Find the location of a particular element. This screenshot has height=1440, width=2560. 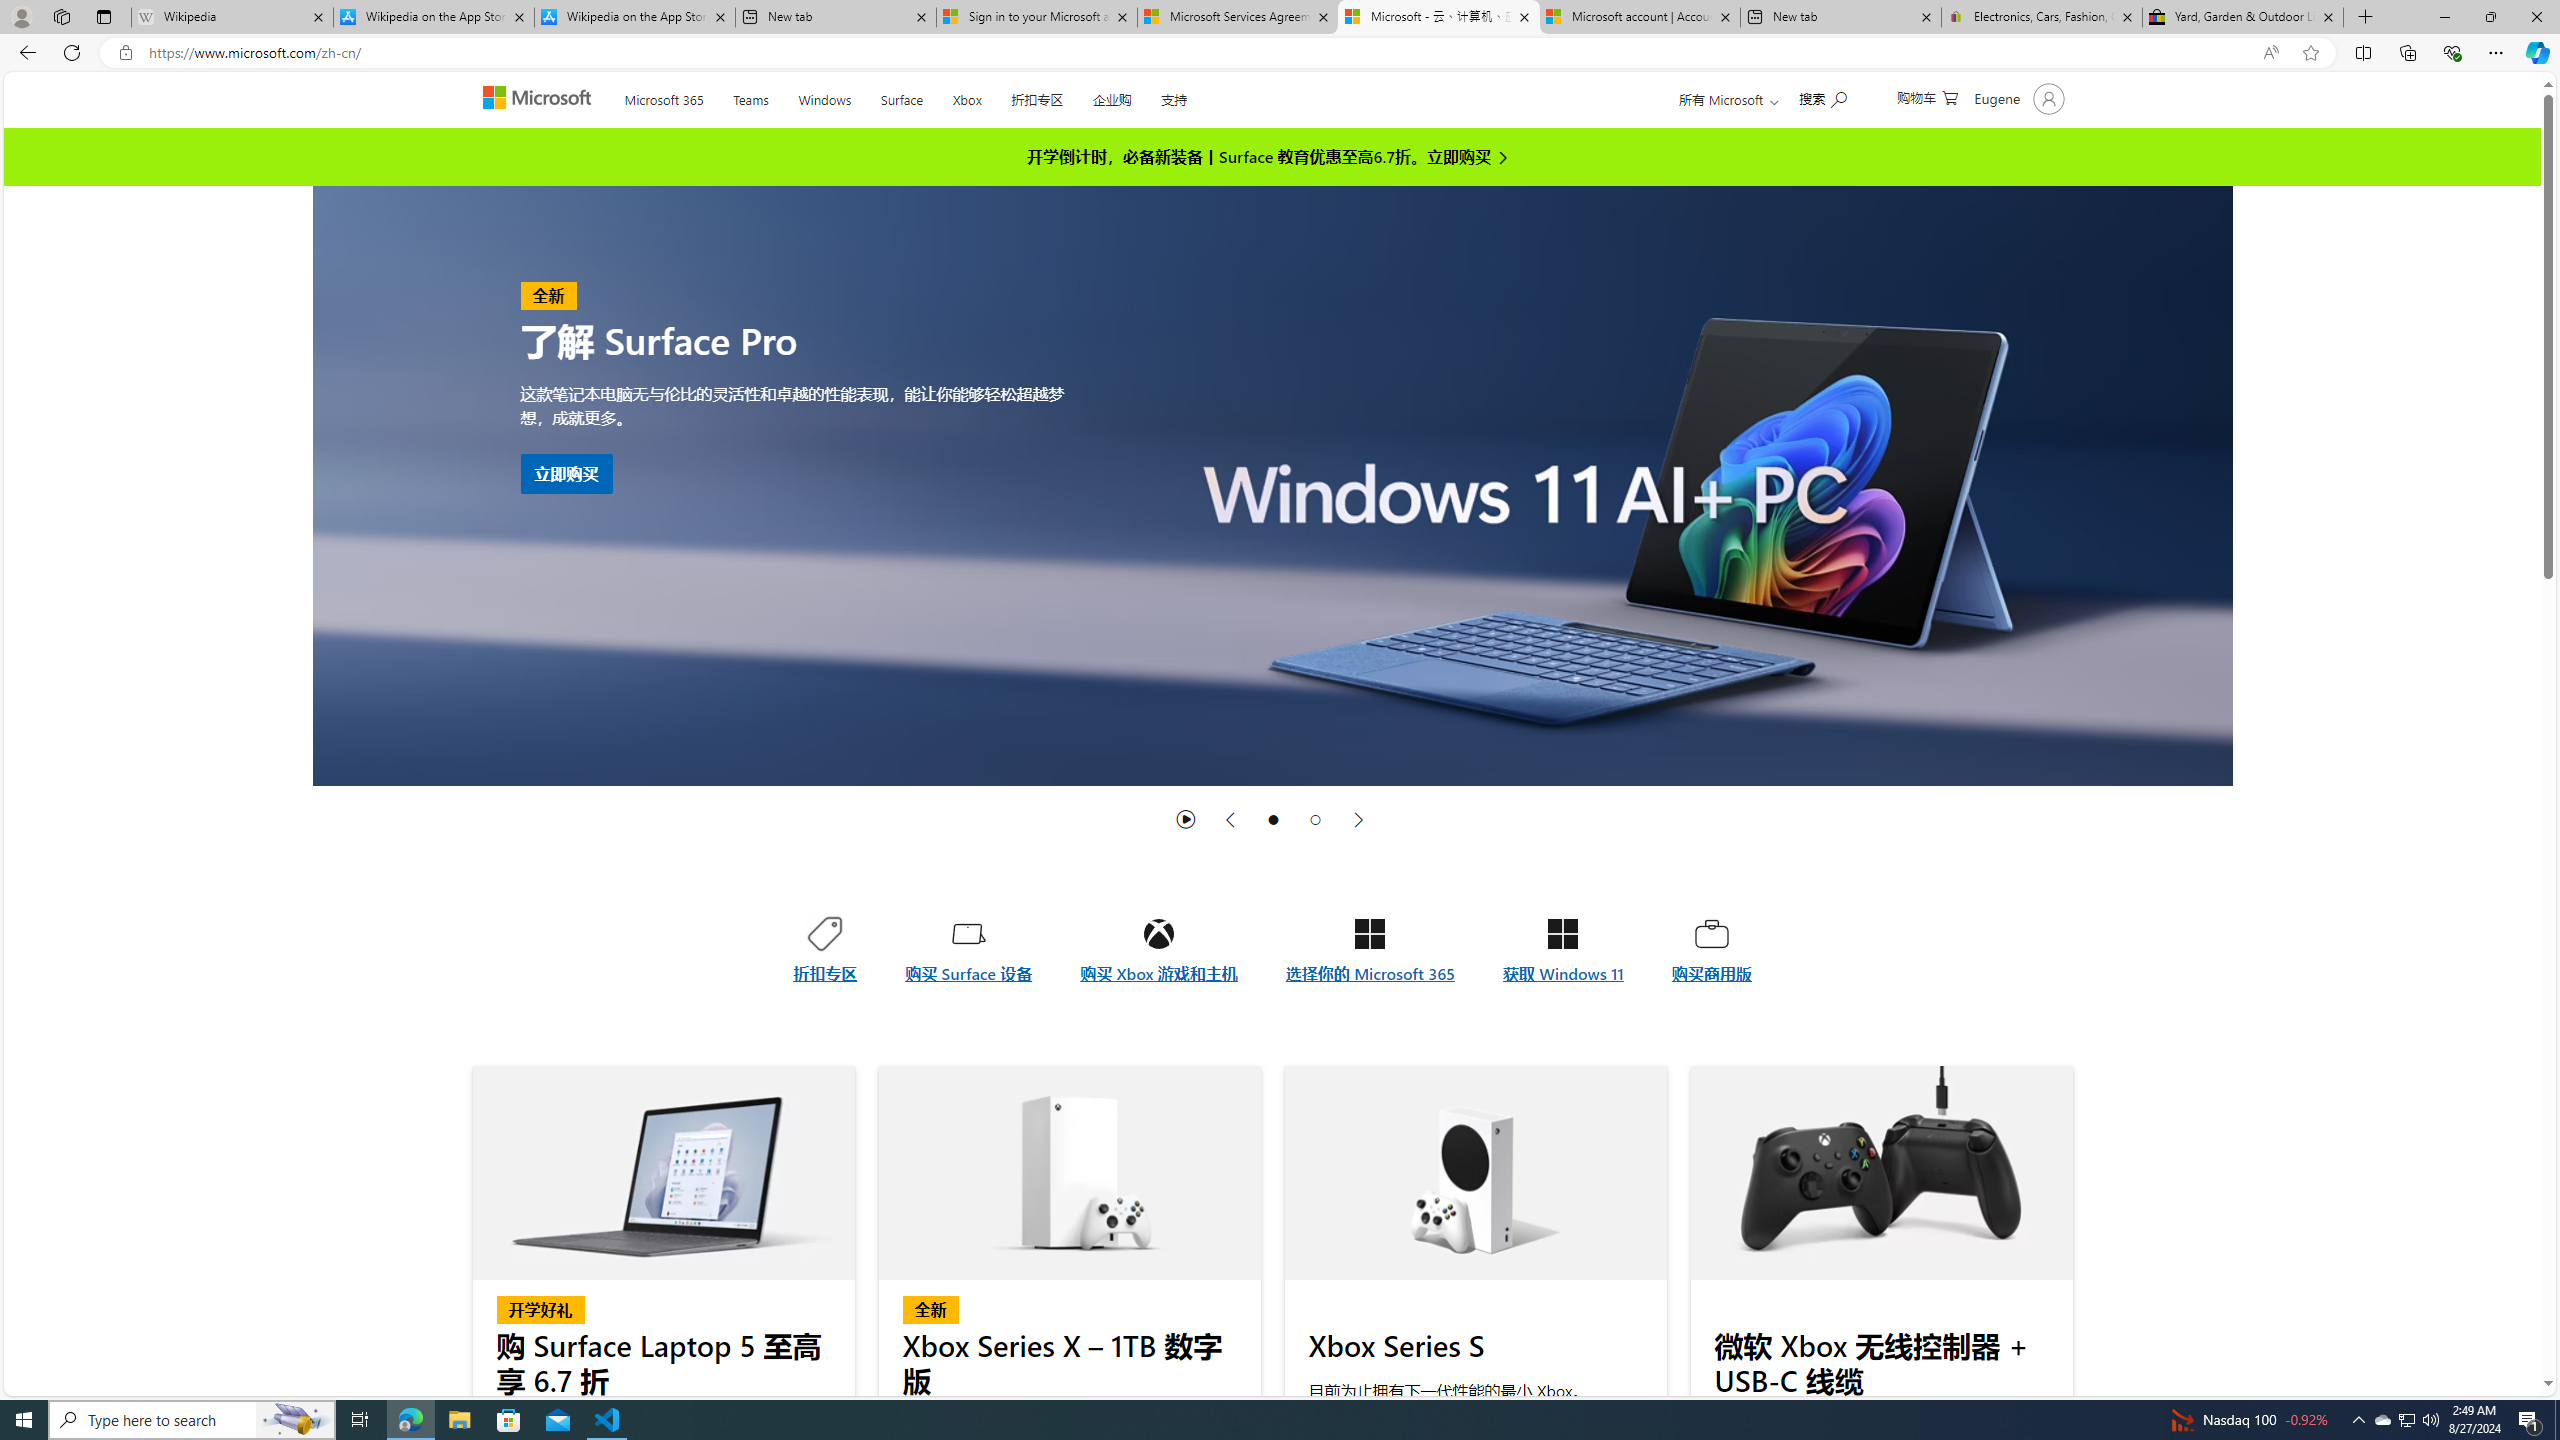

'New tab' is located at coordinates (1840, 16).